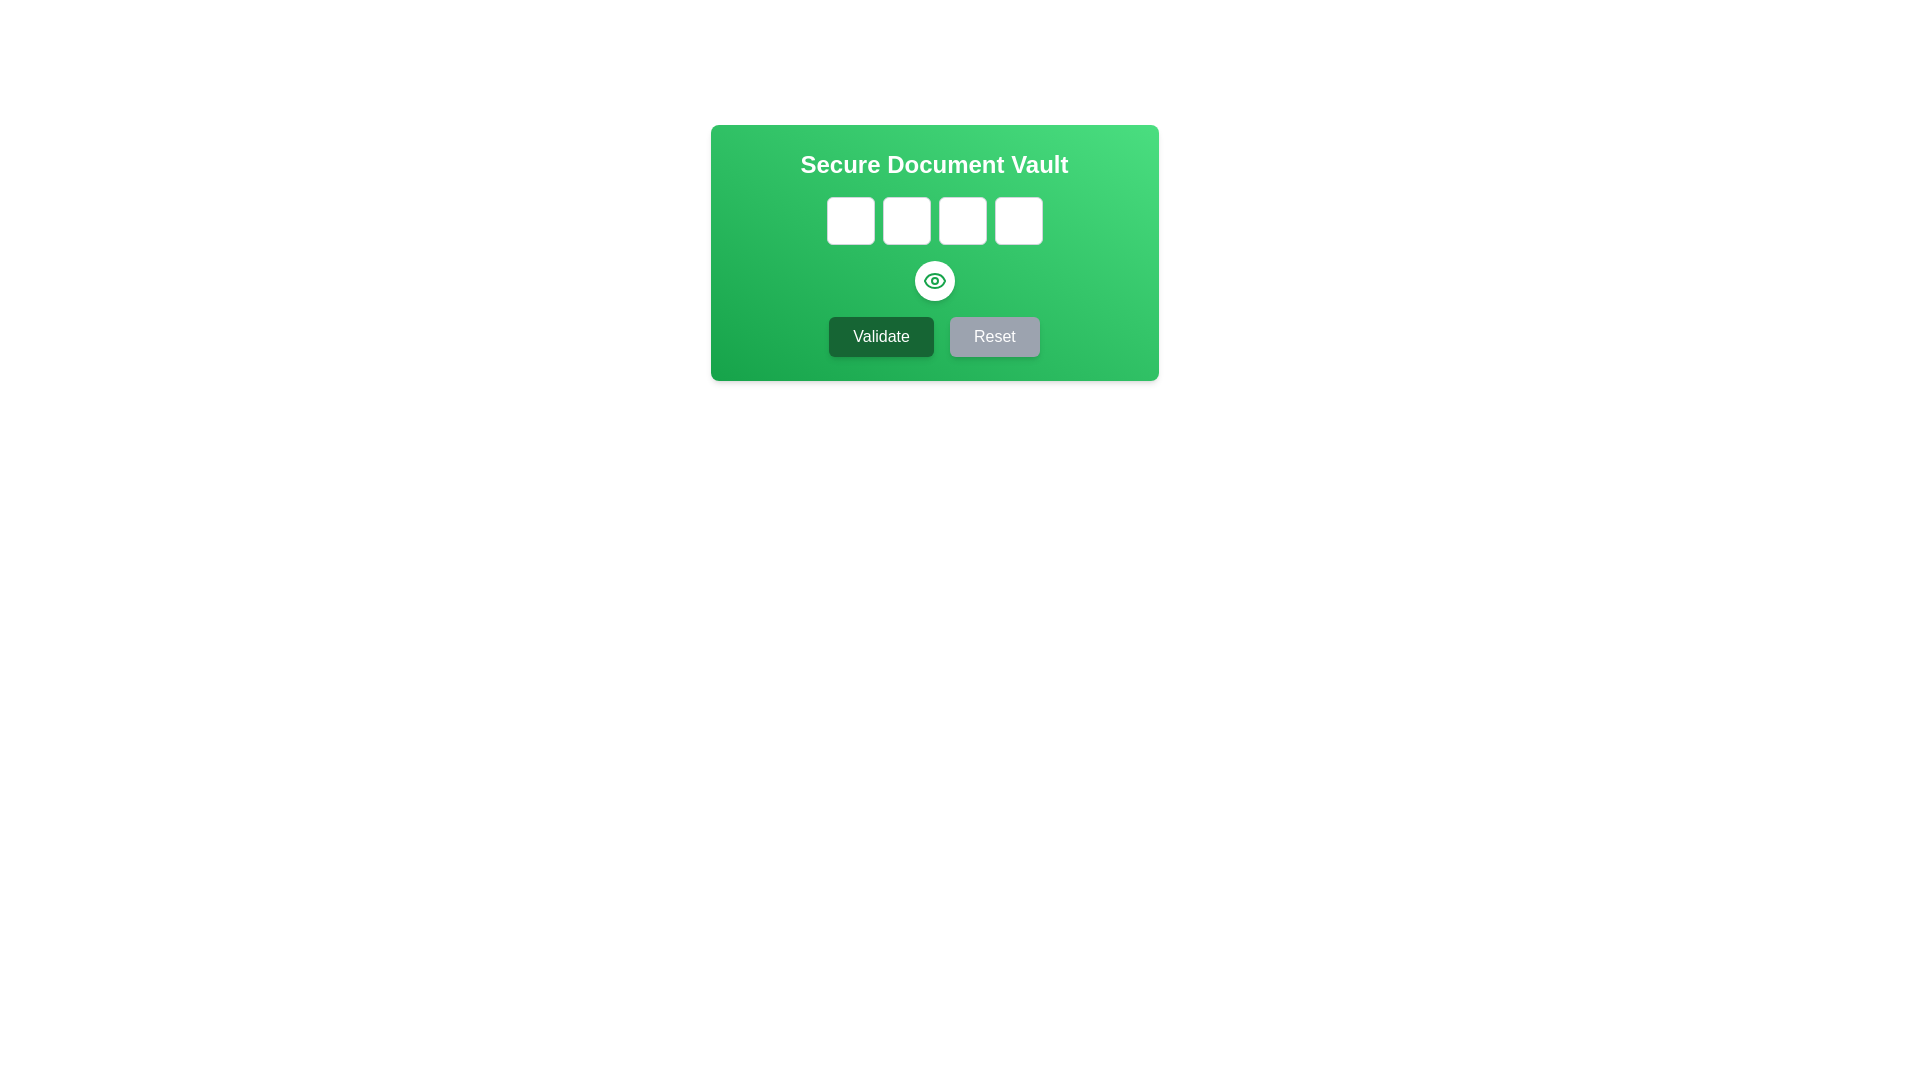 The height and width of the screenshot is (1080, 1920). What do you see at coordinates (933, 220) in the screenshot?
I see `one of the individual text input boxes in the 'Secure Document Vault' area` at bounding box center [933, 220].